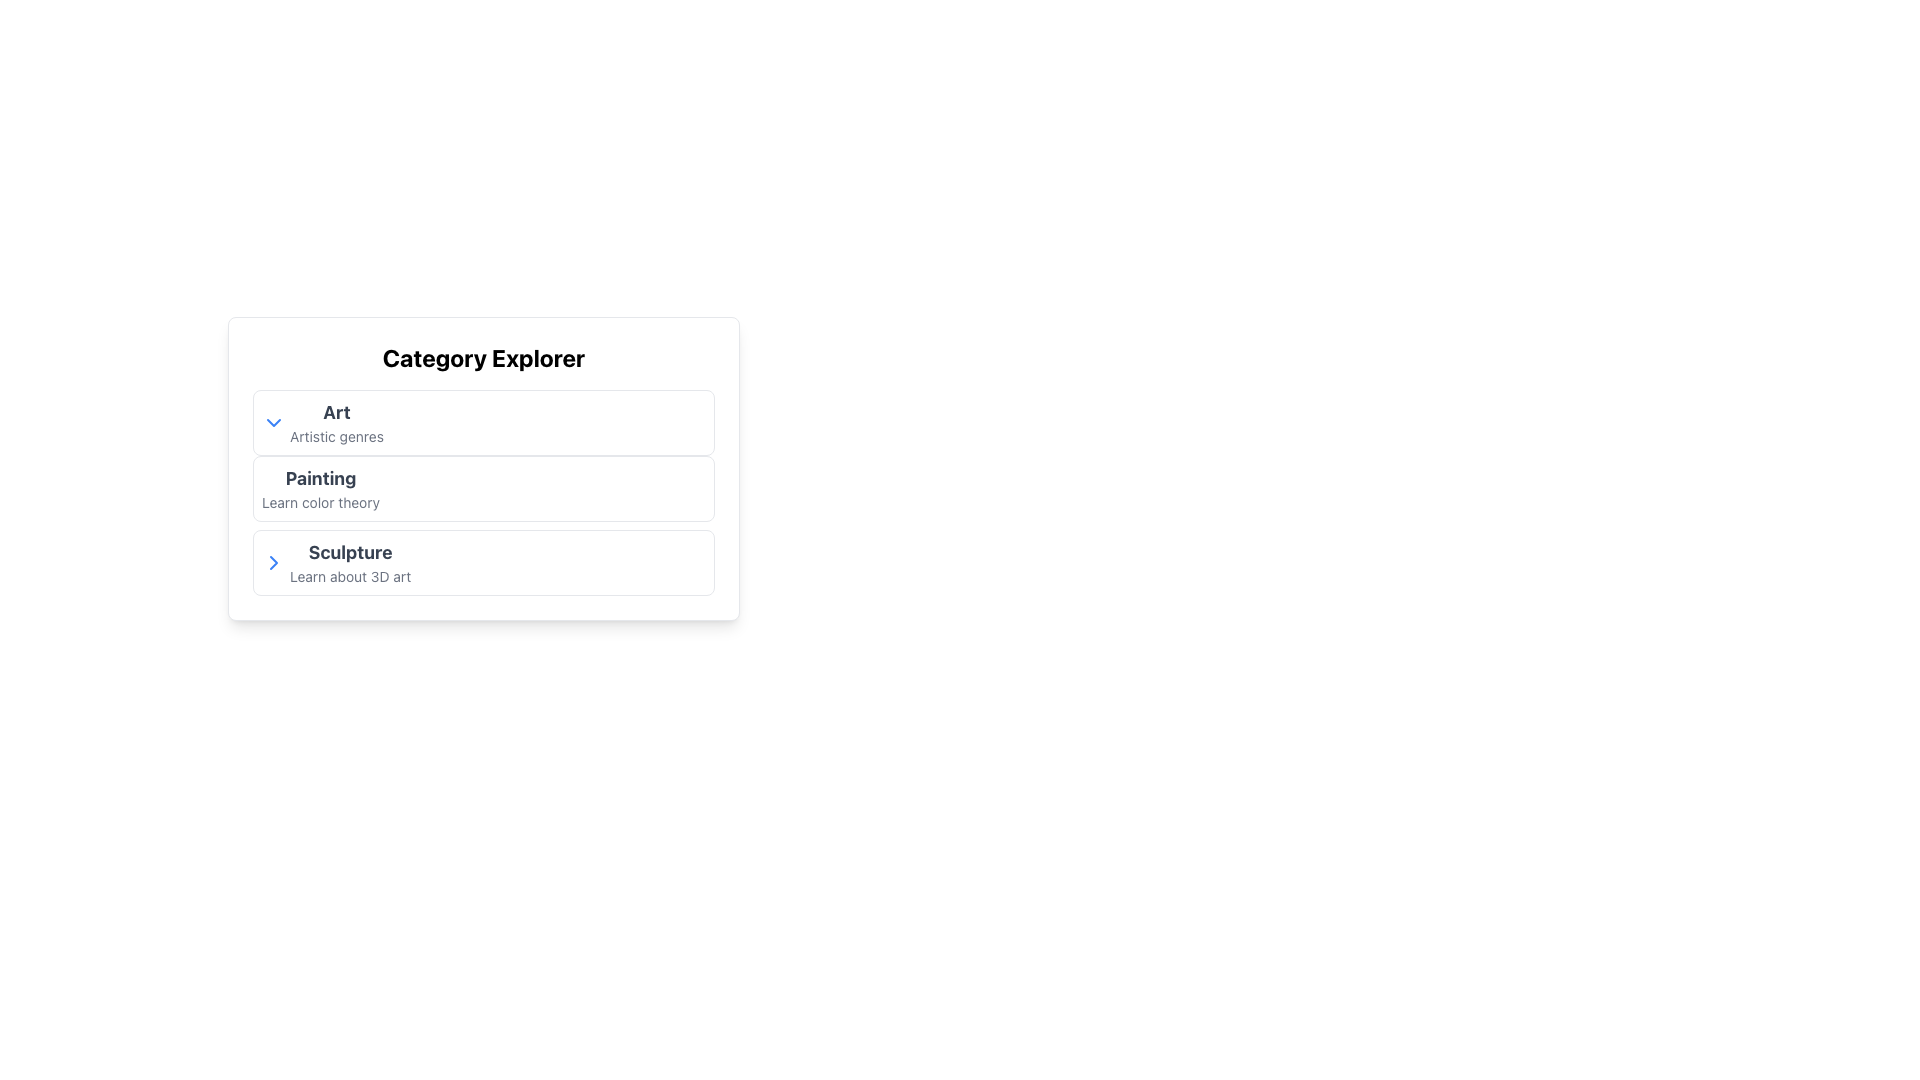 This screenshot has height=1080, width=1920. What do you see at coordinates (336, 411) in the screenshot?
I see `the 'Art' category text label, which serves as a title or header for the section` at bounding box center [336, 411].